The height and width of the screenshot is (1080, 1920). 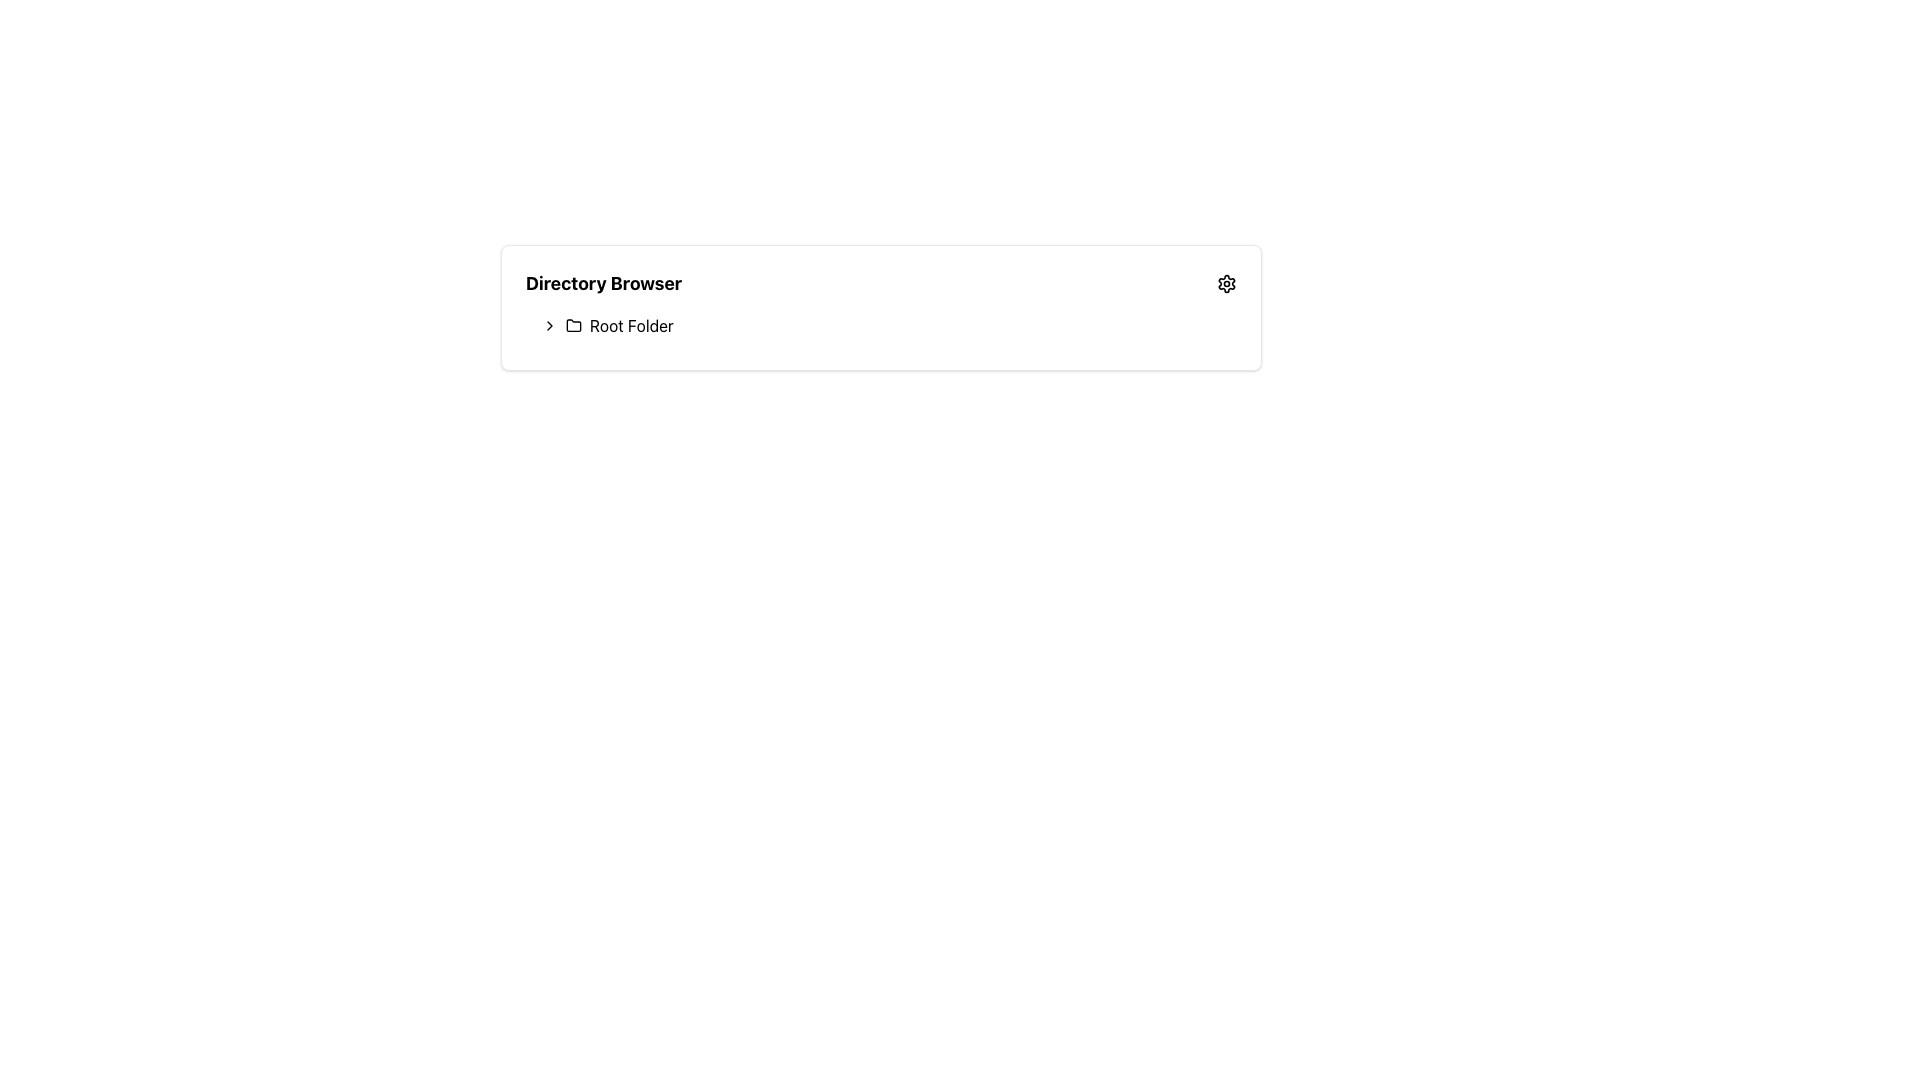 I want to click on the chevron icon, so click(x=550, y=325).